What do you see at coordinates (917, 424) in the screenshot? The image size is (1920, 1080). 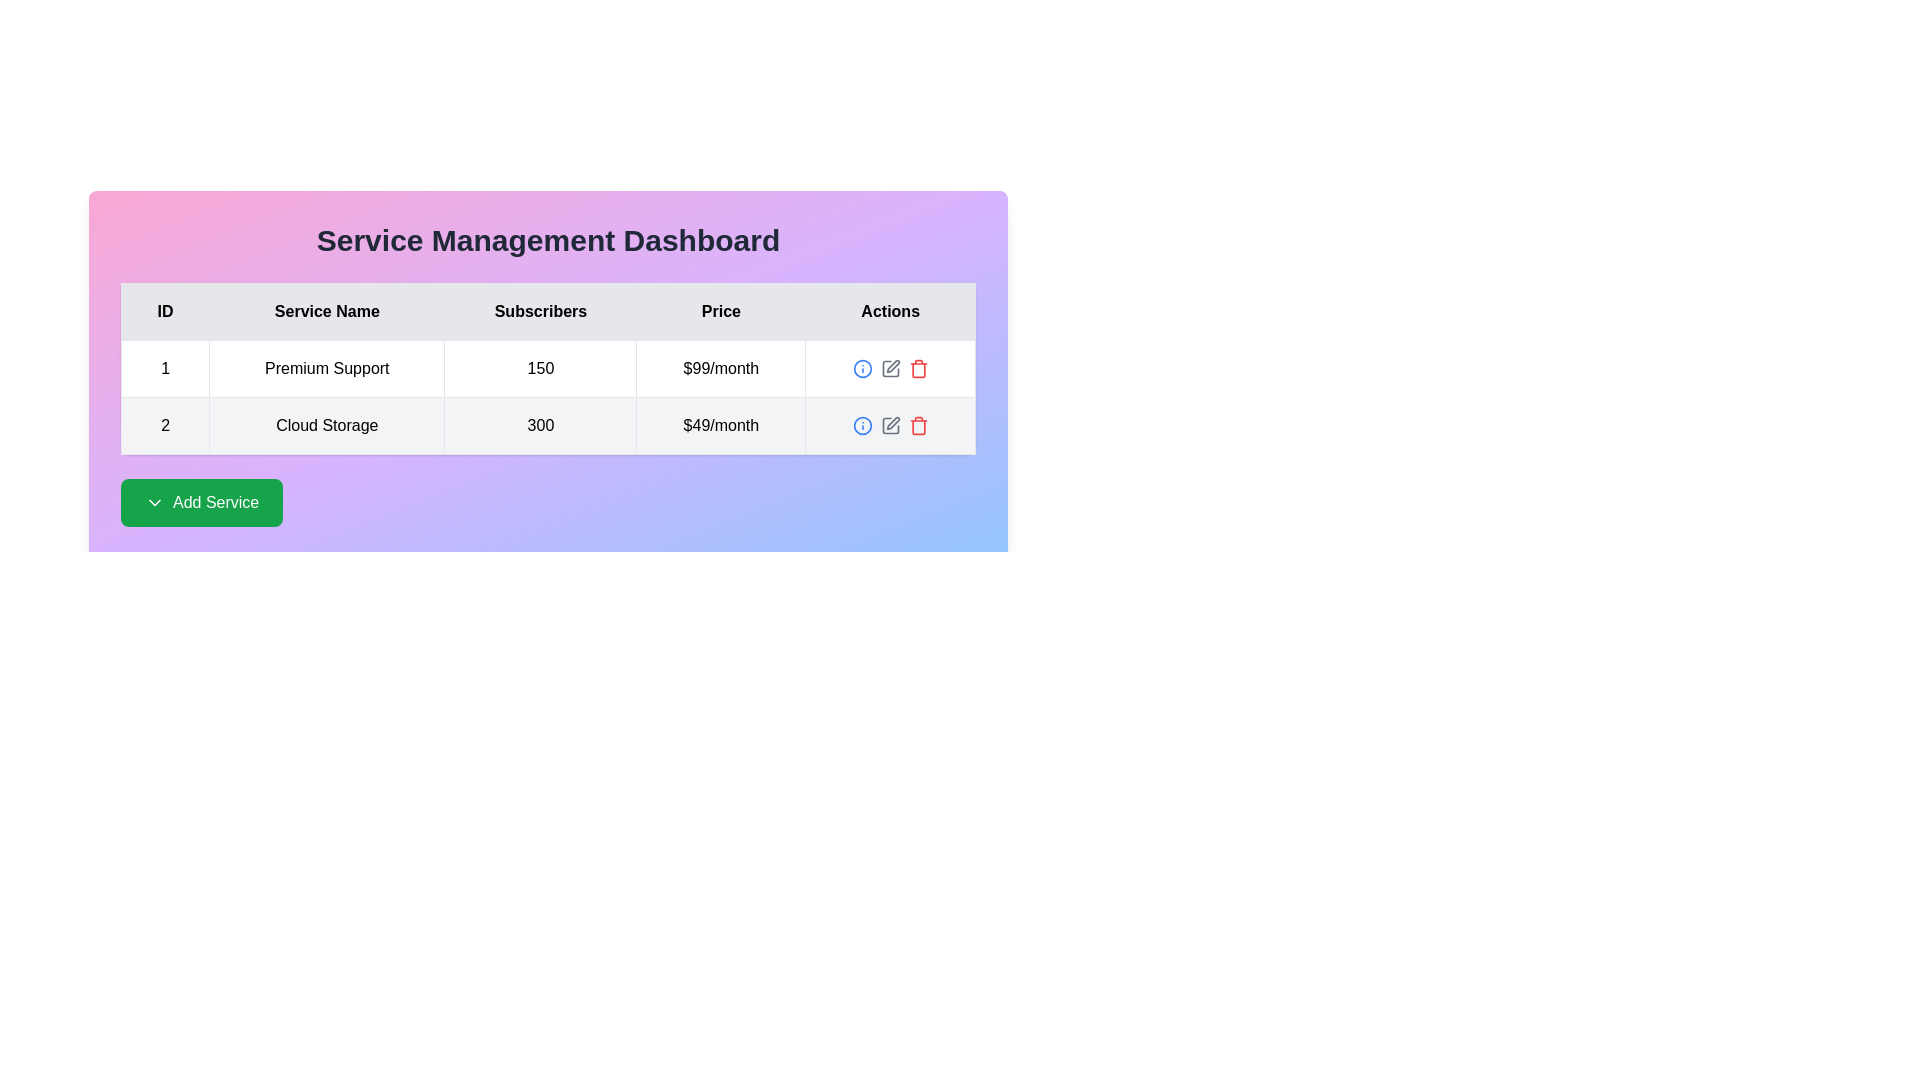 I see `the delete icon button located in the 'Actions' column of the second row in the table to initiate a delete action` at bounding box center [917, 424].